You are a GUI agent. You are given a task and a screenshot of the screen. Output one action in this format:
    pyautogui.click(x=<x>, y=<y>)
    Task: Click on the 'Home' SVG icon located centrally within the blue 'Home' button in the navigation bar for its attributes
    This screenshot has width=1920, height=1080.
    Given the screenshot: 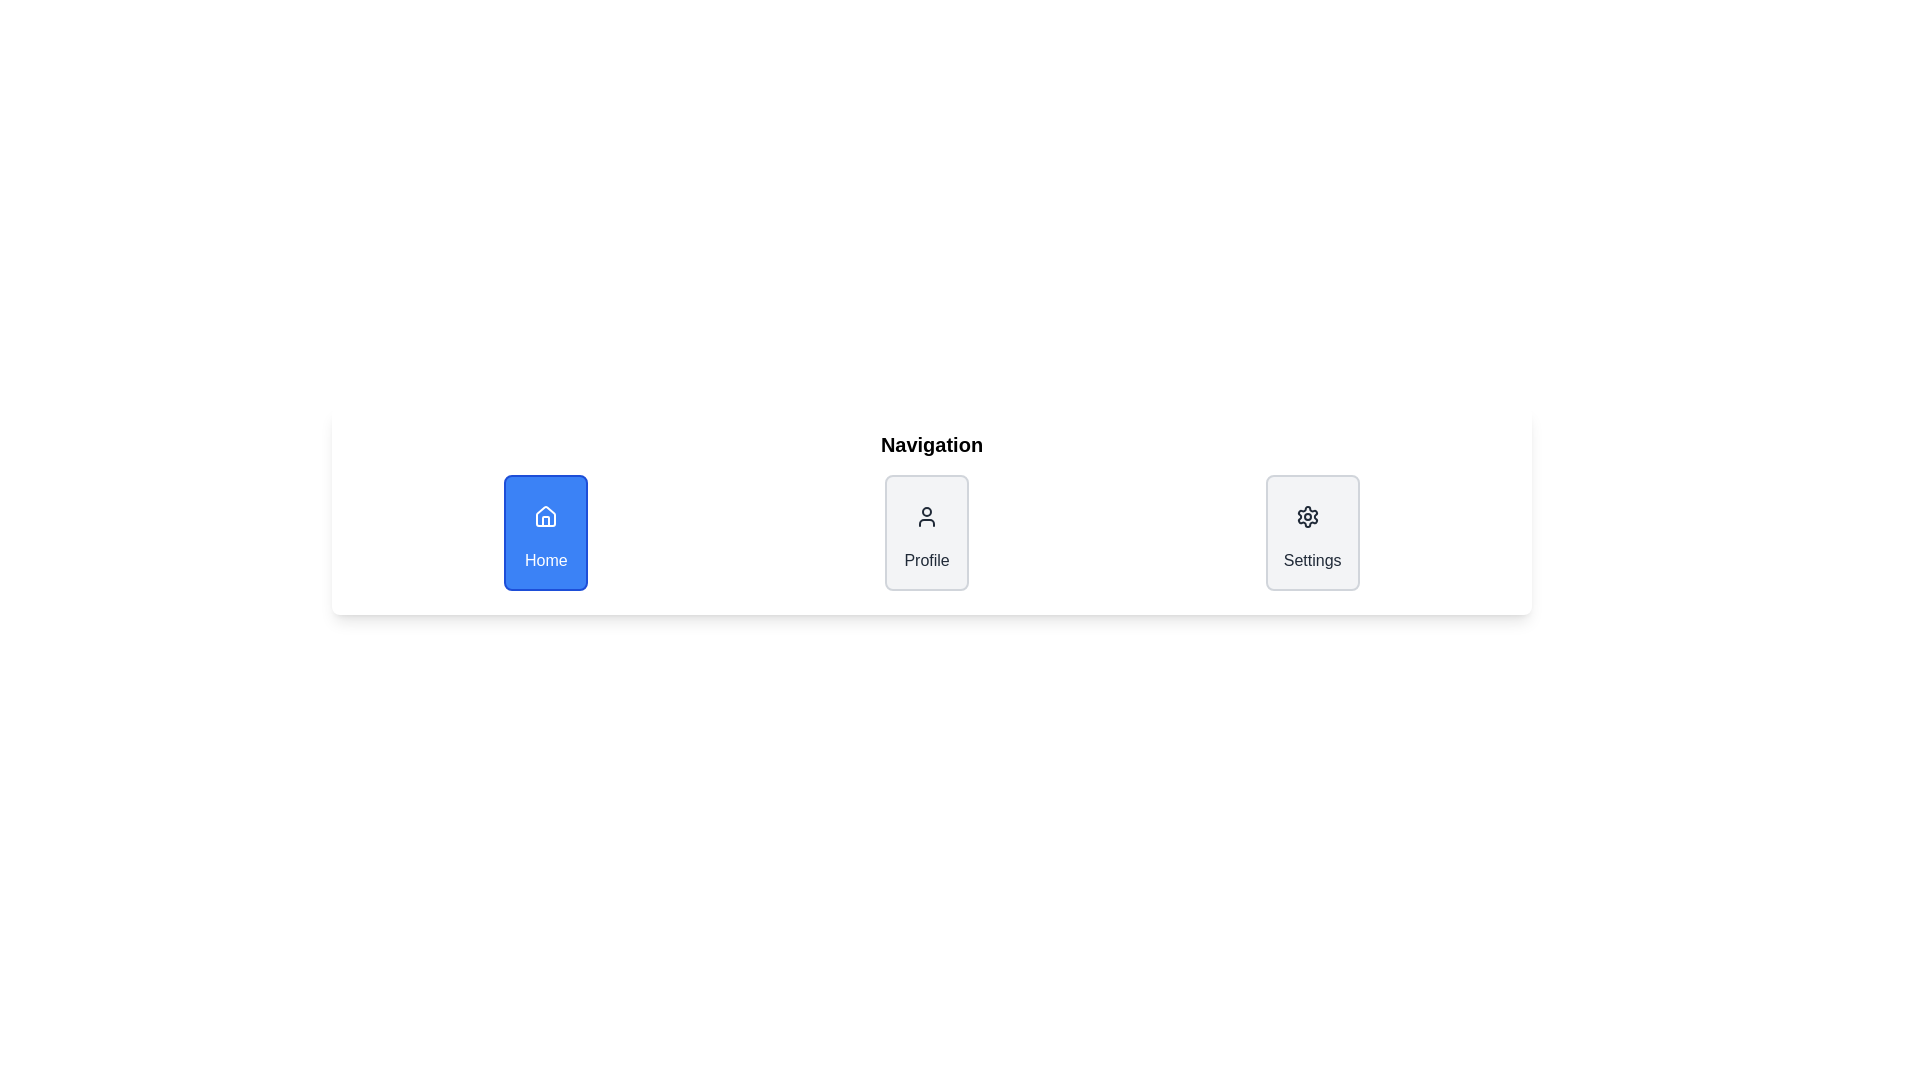 What is the action you would take?
    pyautogui.click(x=546, y=515)
    